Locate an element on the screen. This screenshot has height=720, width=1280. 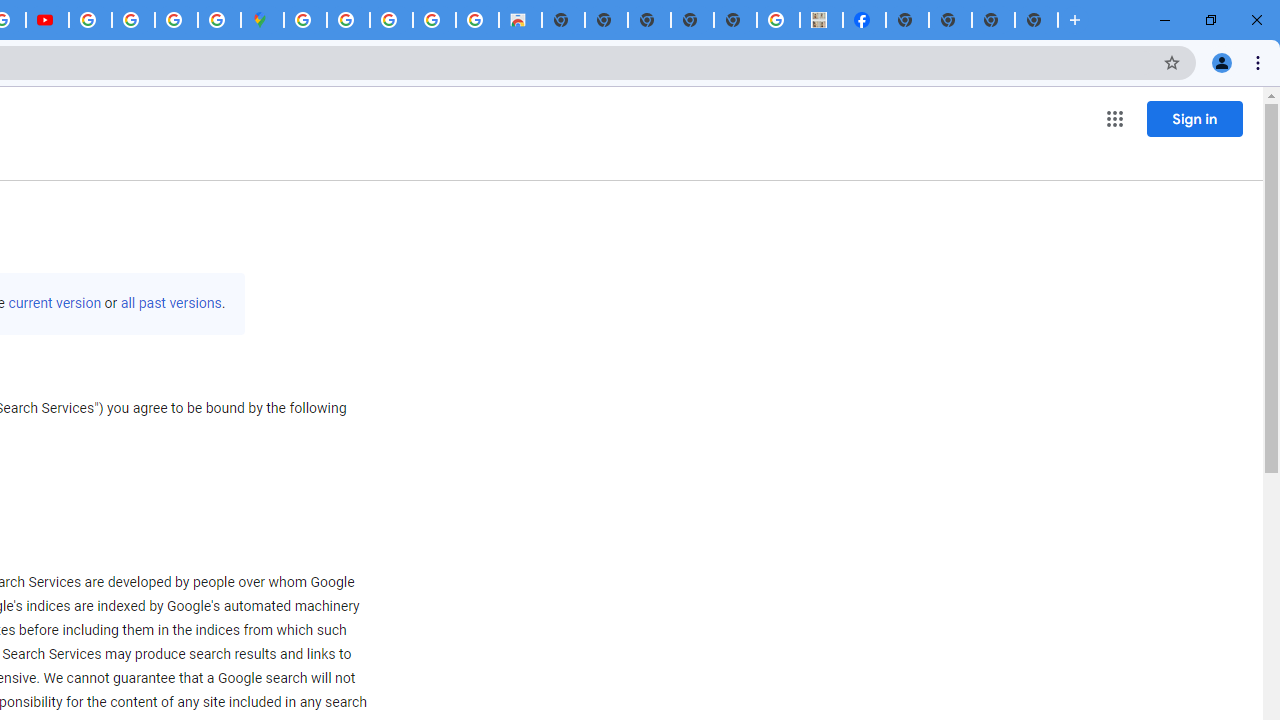
'Sign in - Google Accounts' is located at coordinates (304, 20).